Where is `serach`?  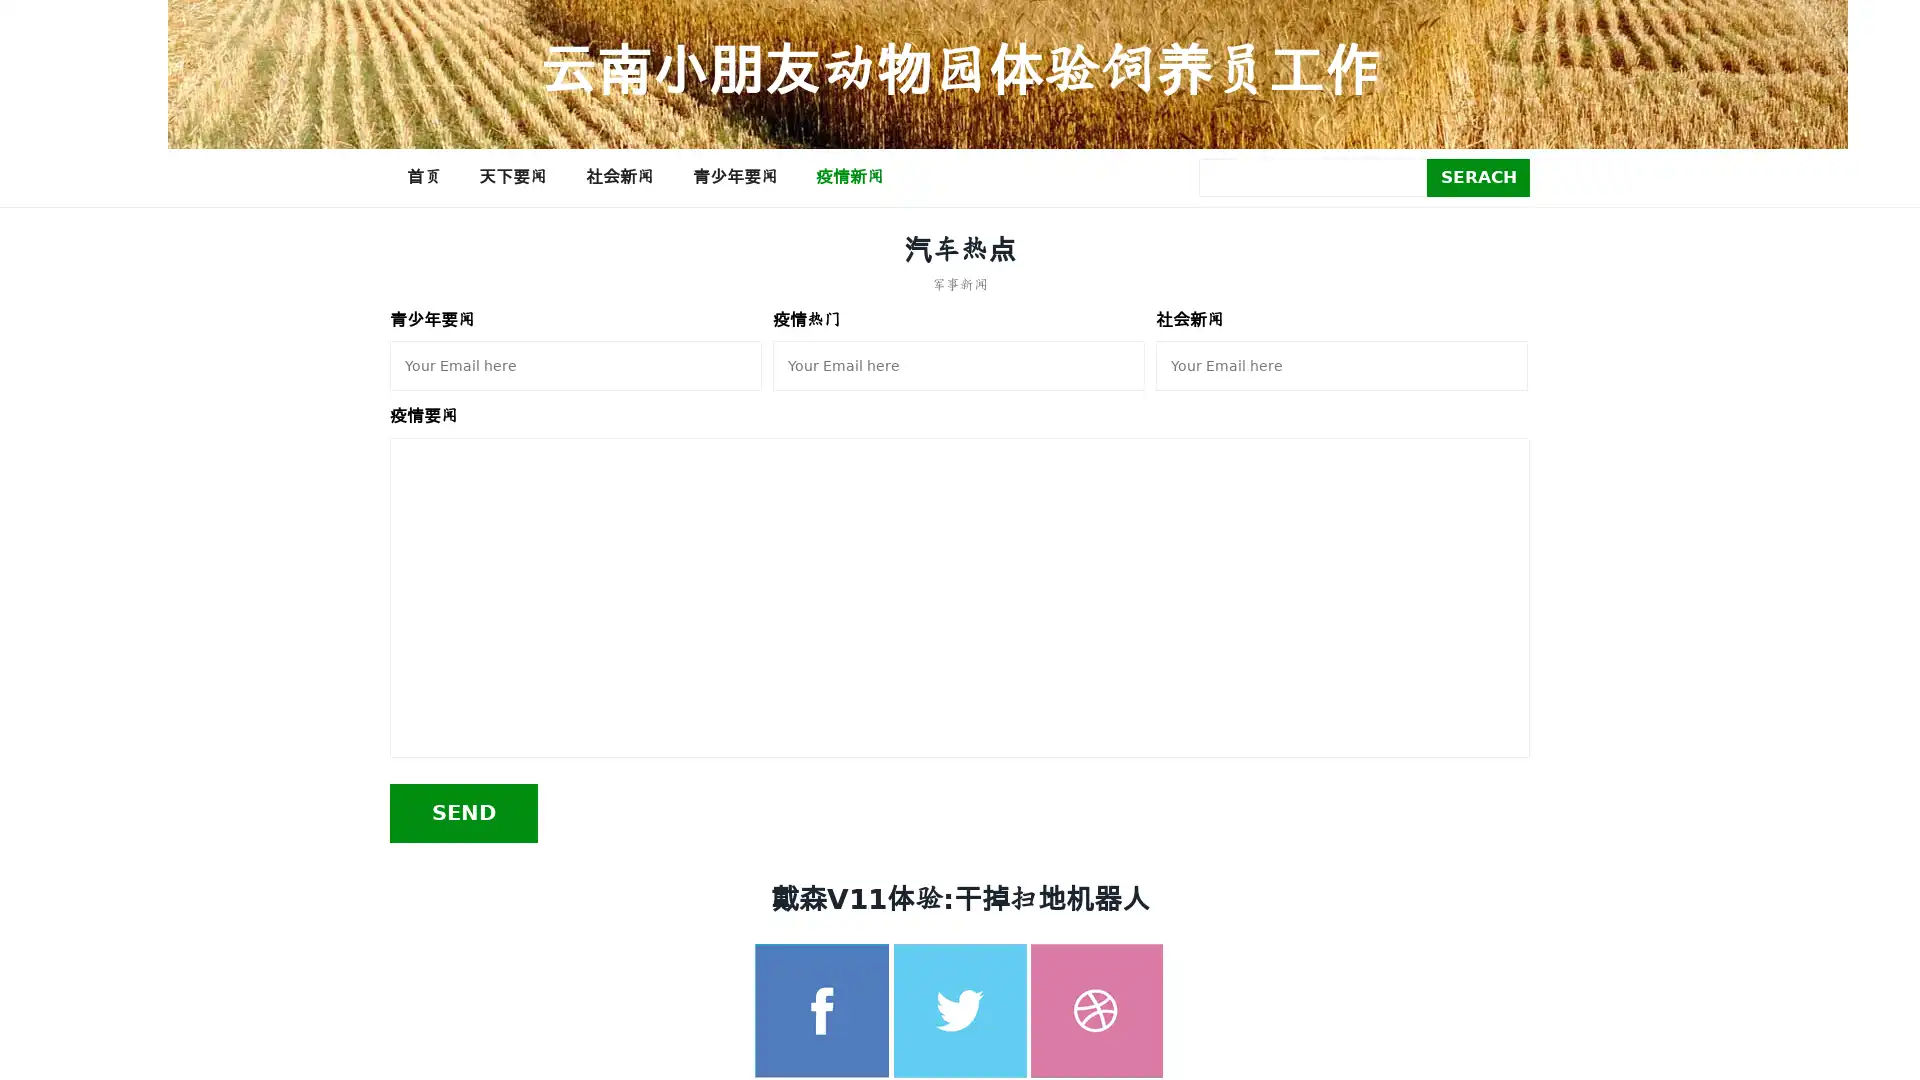 serach is located at coordinates (1478, 176).